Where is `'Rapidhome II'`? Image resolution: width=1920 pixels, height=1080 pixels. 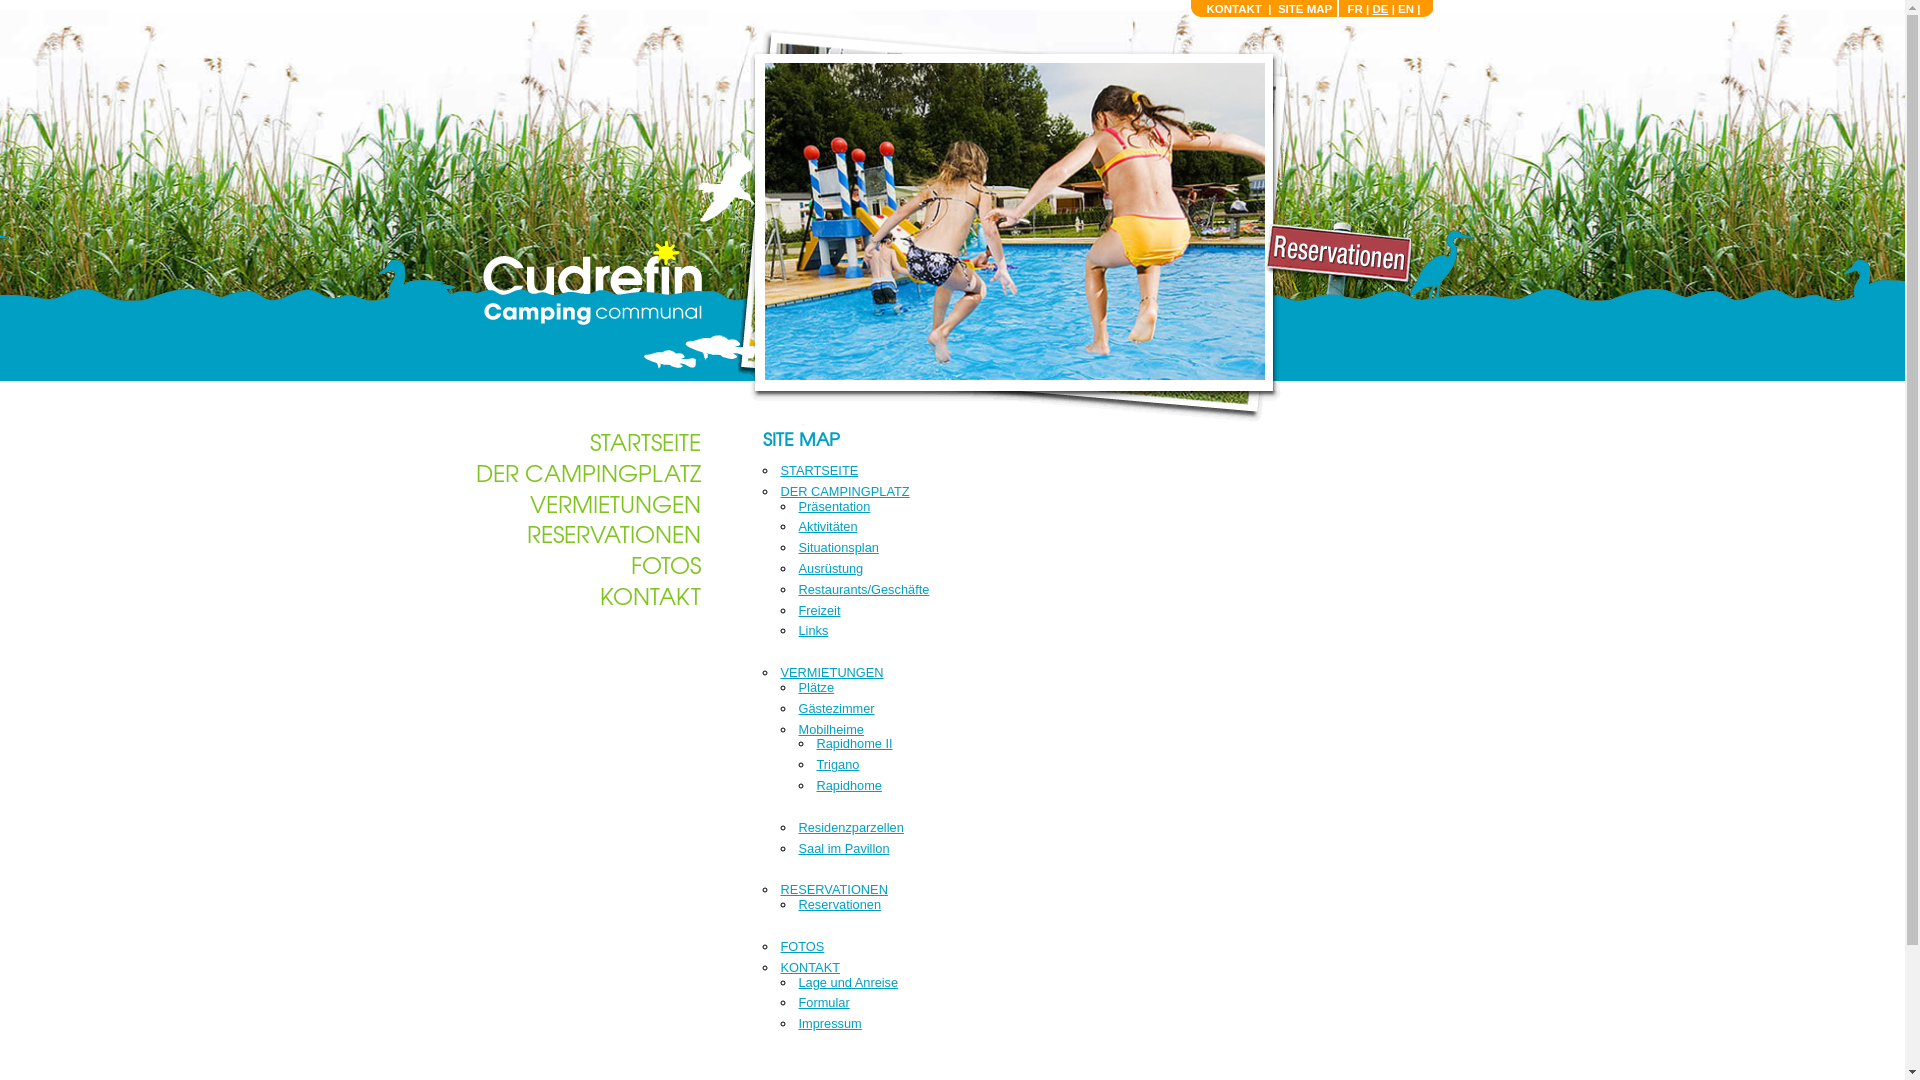 'Rapidhome II' is located at coordinates (816, 743).